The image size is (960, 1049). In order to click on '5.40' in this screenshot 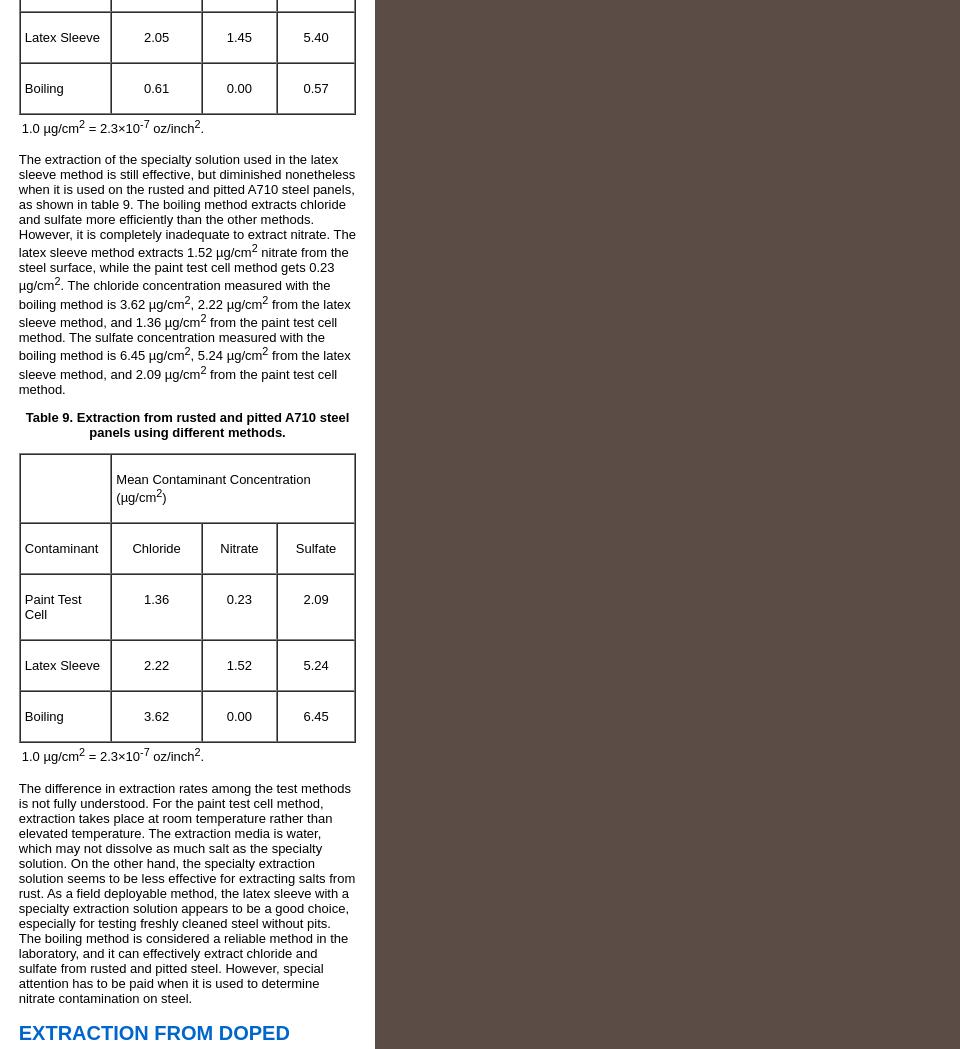, I will do `click(315, 35)`.